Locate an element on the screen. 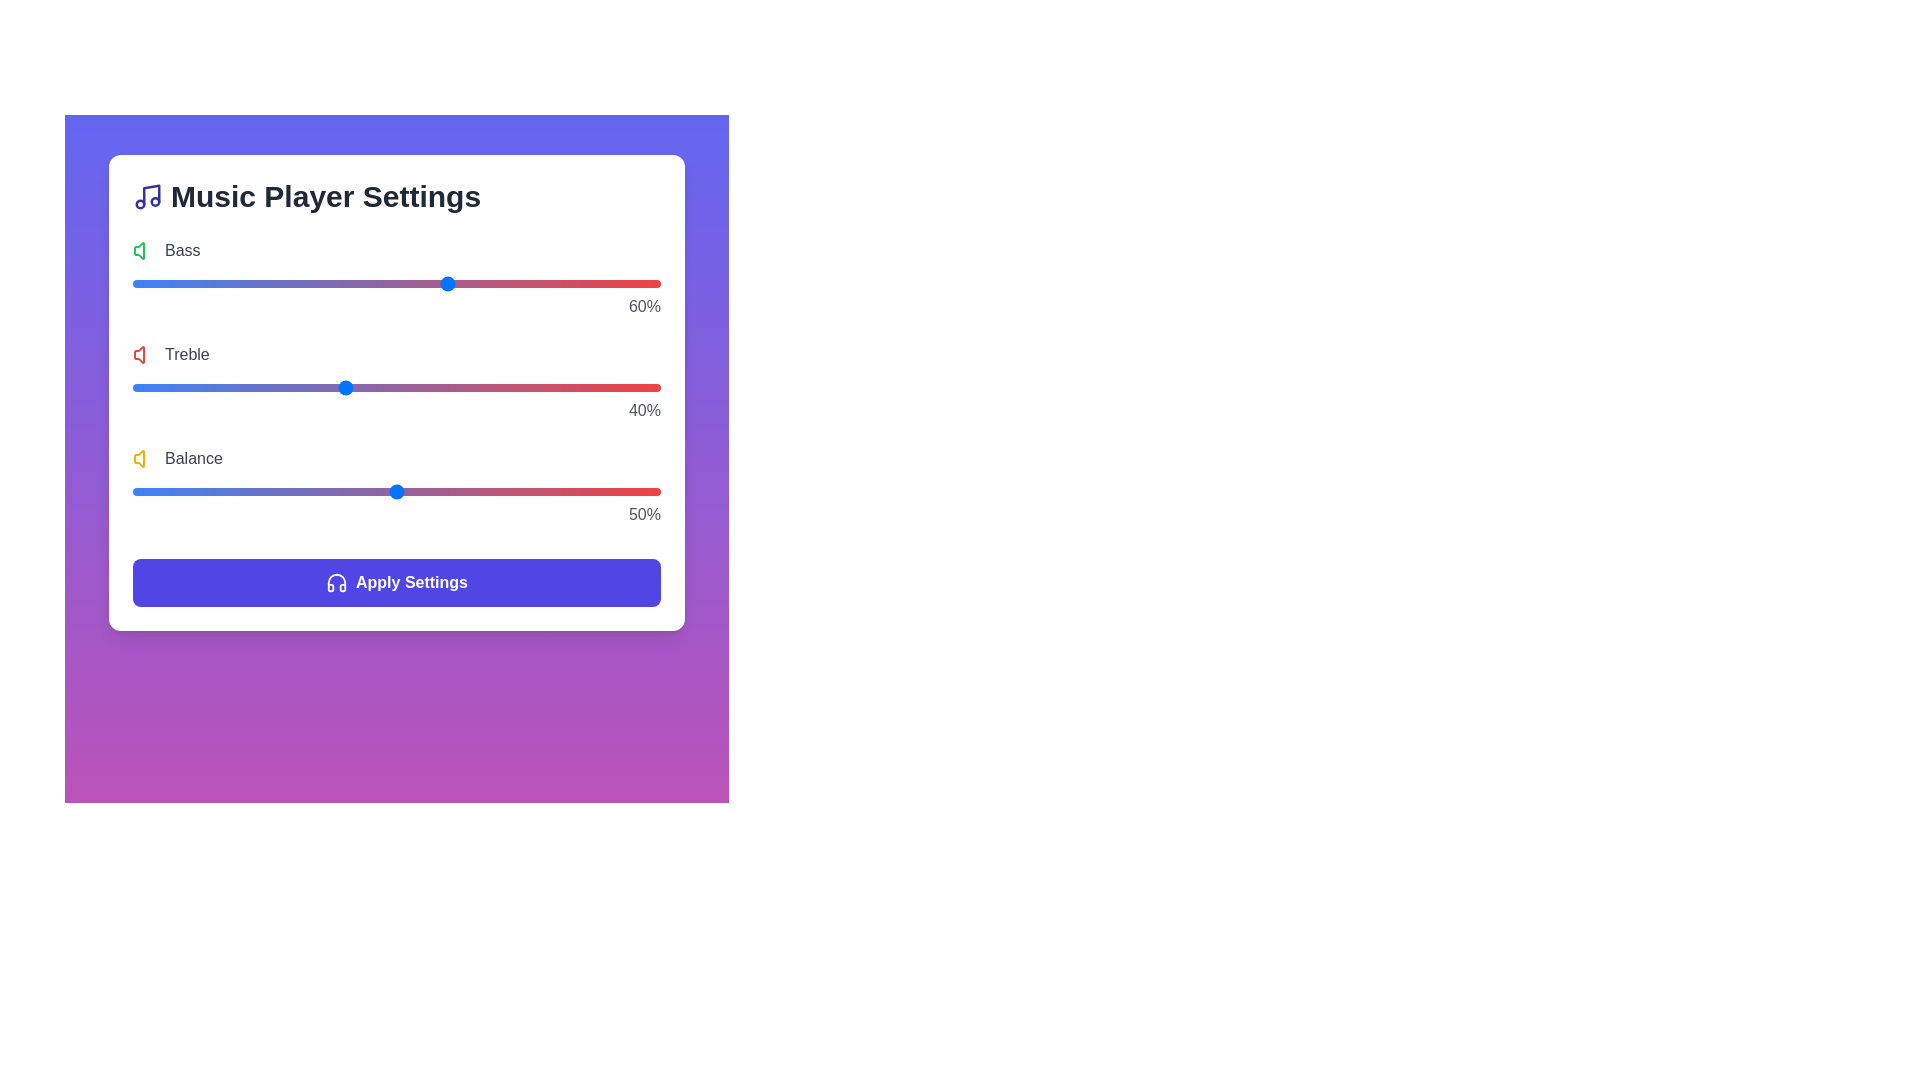 Image resolution: width=1920 pixels, height=1080 pixels. the 0 slider to 50% is located at coordinates (397, 284).